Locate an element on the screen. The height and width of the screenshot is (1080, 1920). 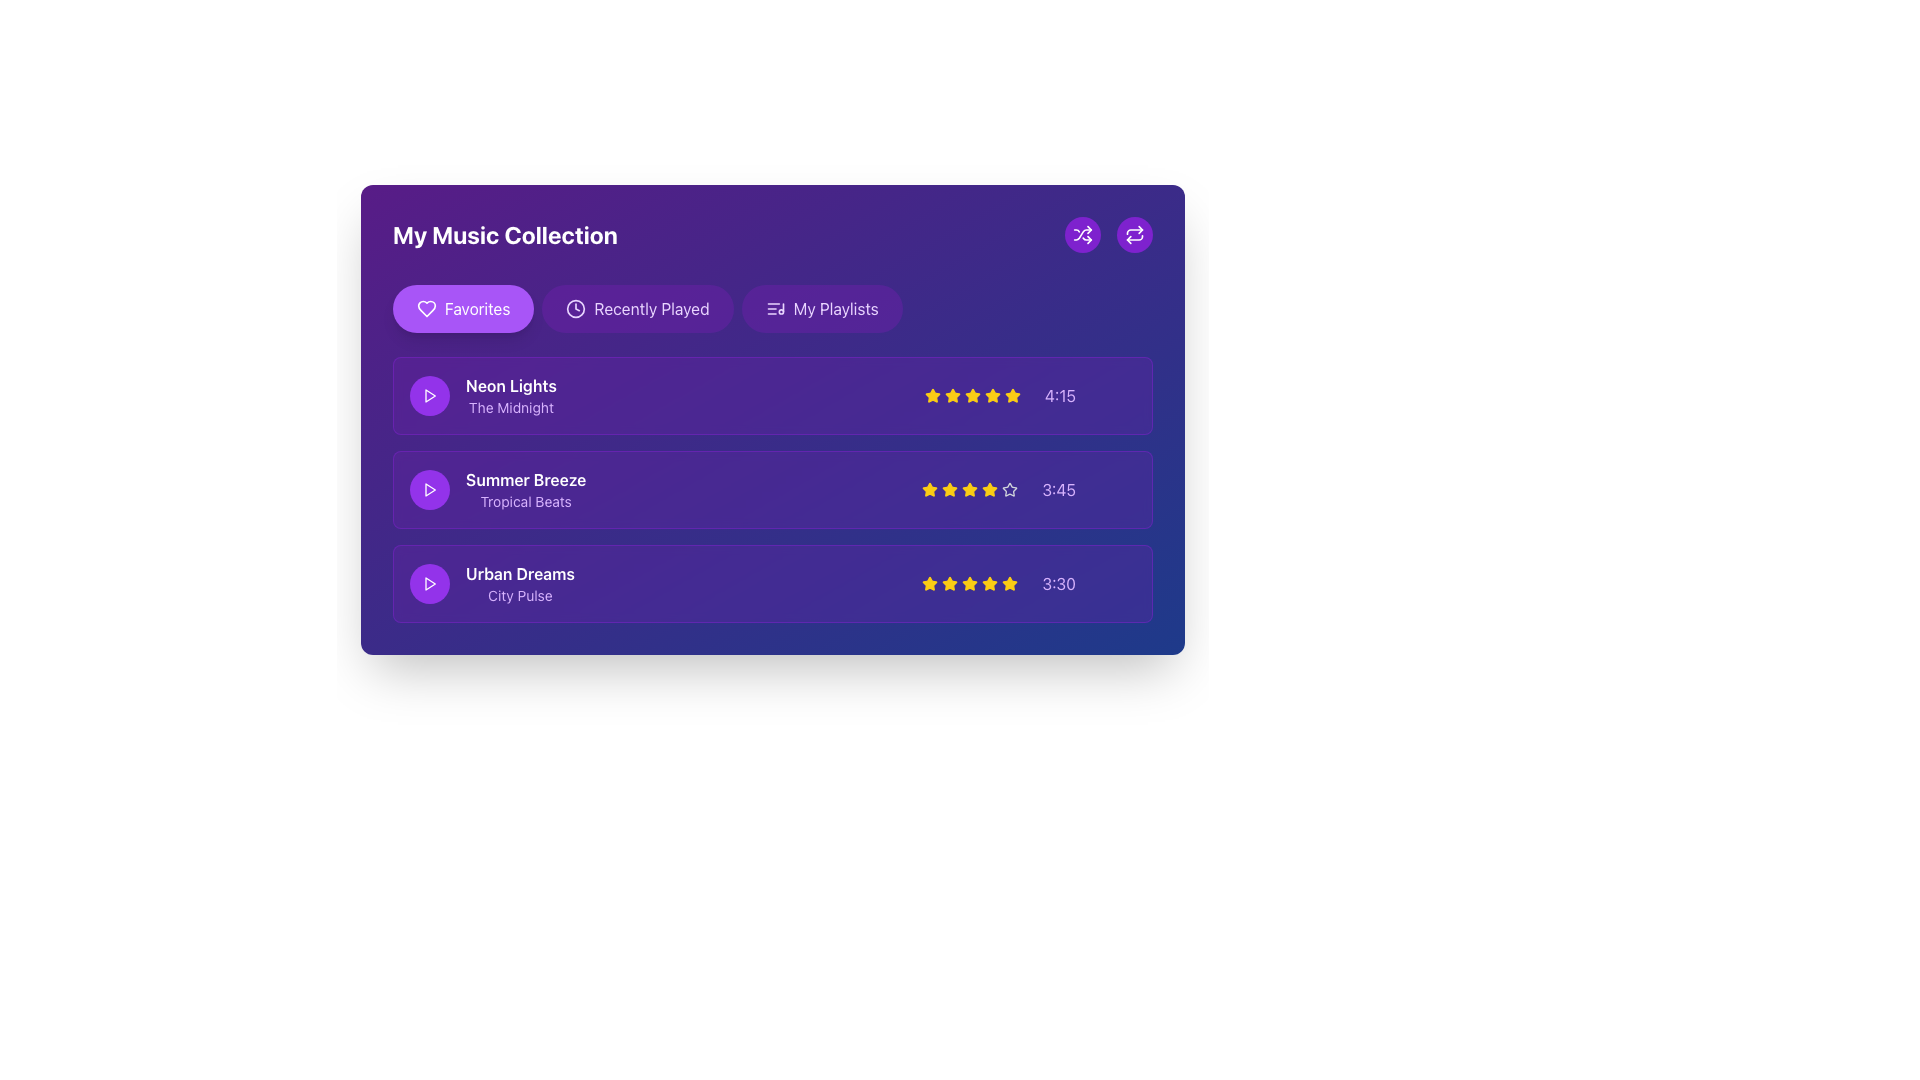
the play button located to the left of the text 'Urban Dreams' in the playlist to play the associated track is located at coordinates (429, 583).